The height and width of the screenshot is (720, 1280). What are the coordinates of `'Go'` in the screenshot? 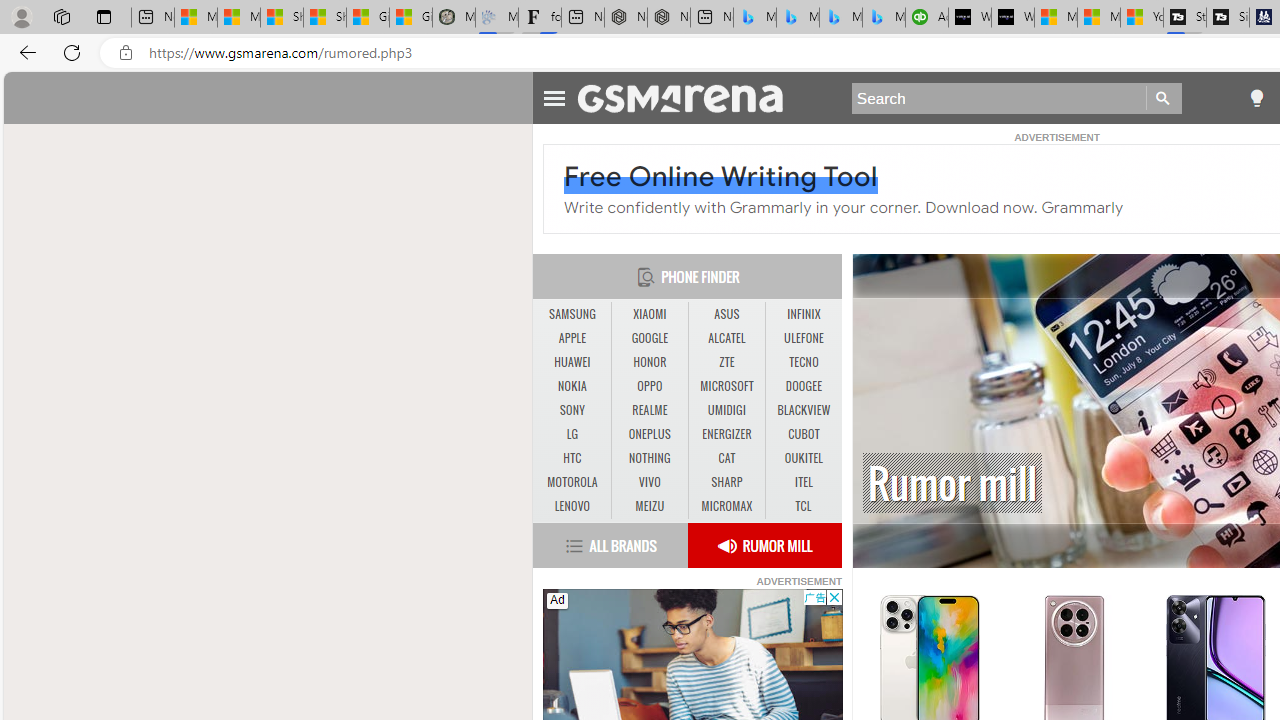 It's located at (1164, 98).